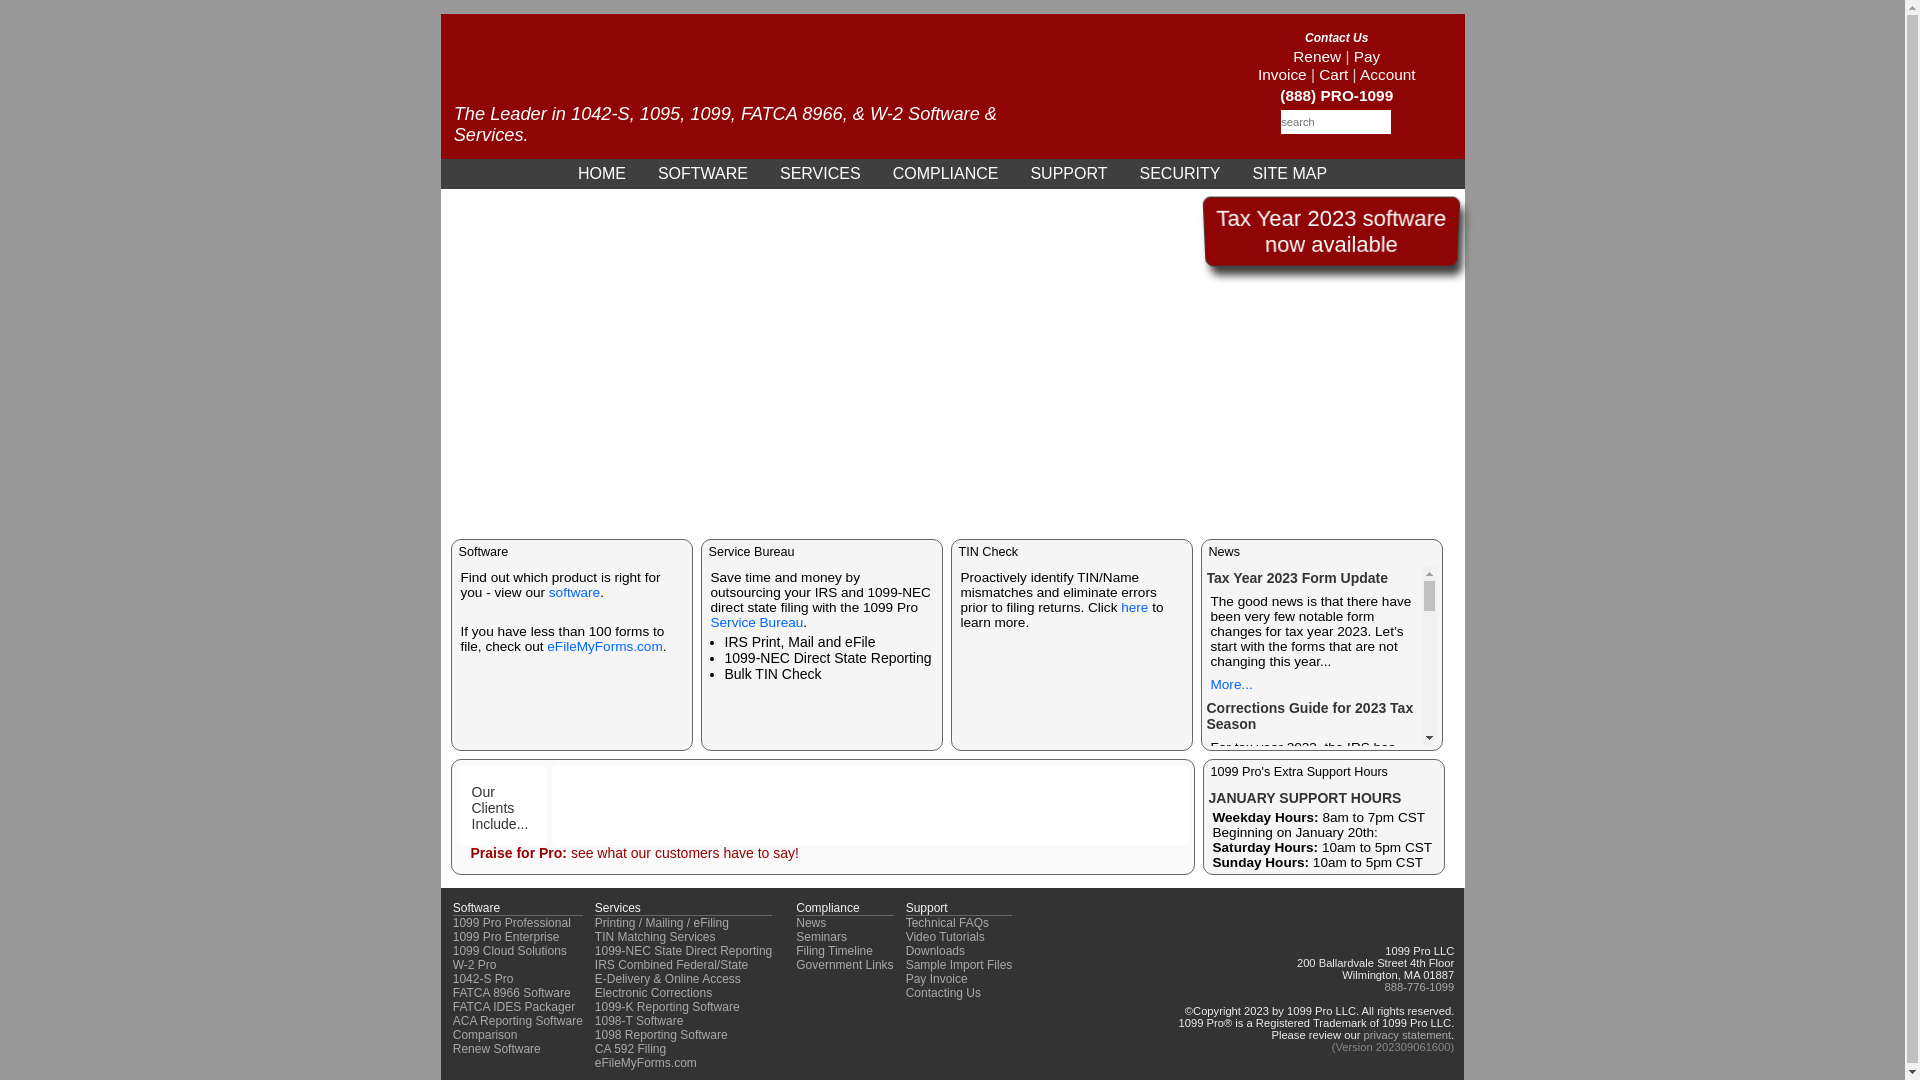 This screenshot has width=1920, height=1080. Describe the element at coordinates (844, 963) in the screenshot. I see `'Government Links'` at that location.